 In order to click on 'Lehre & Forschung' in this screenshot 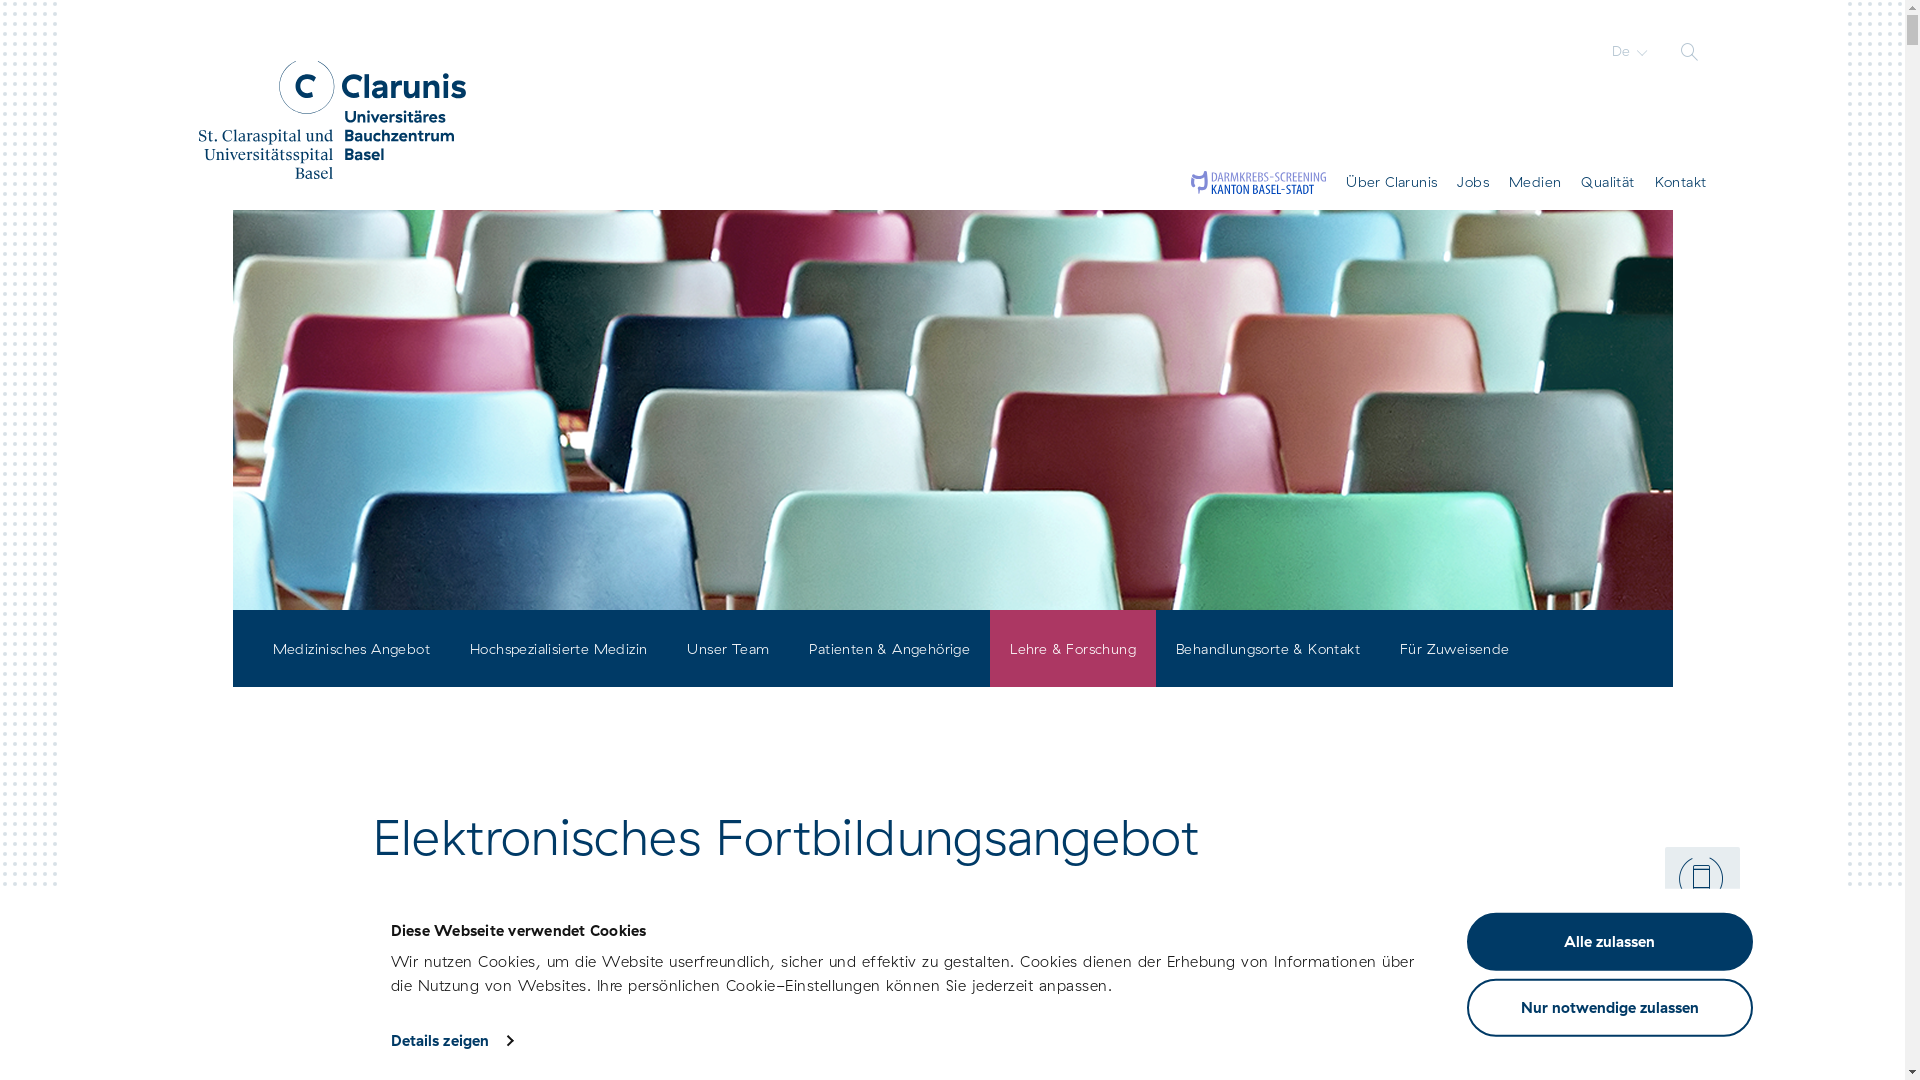, I will do `click(1072, 648)`.